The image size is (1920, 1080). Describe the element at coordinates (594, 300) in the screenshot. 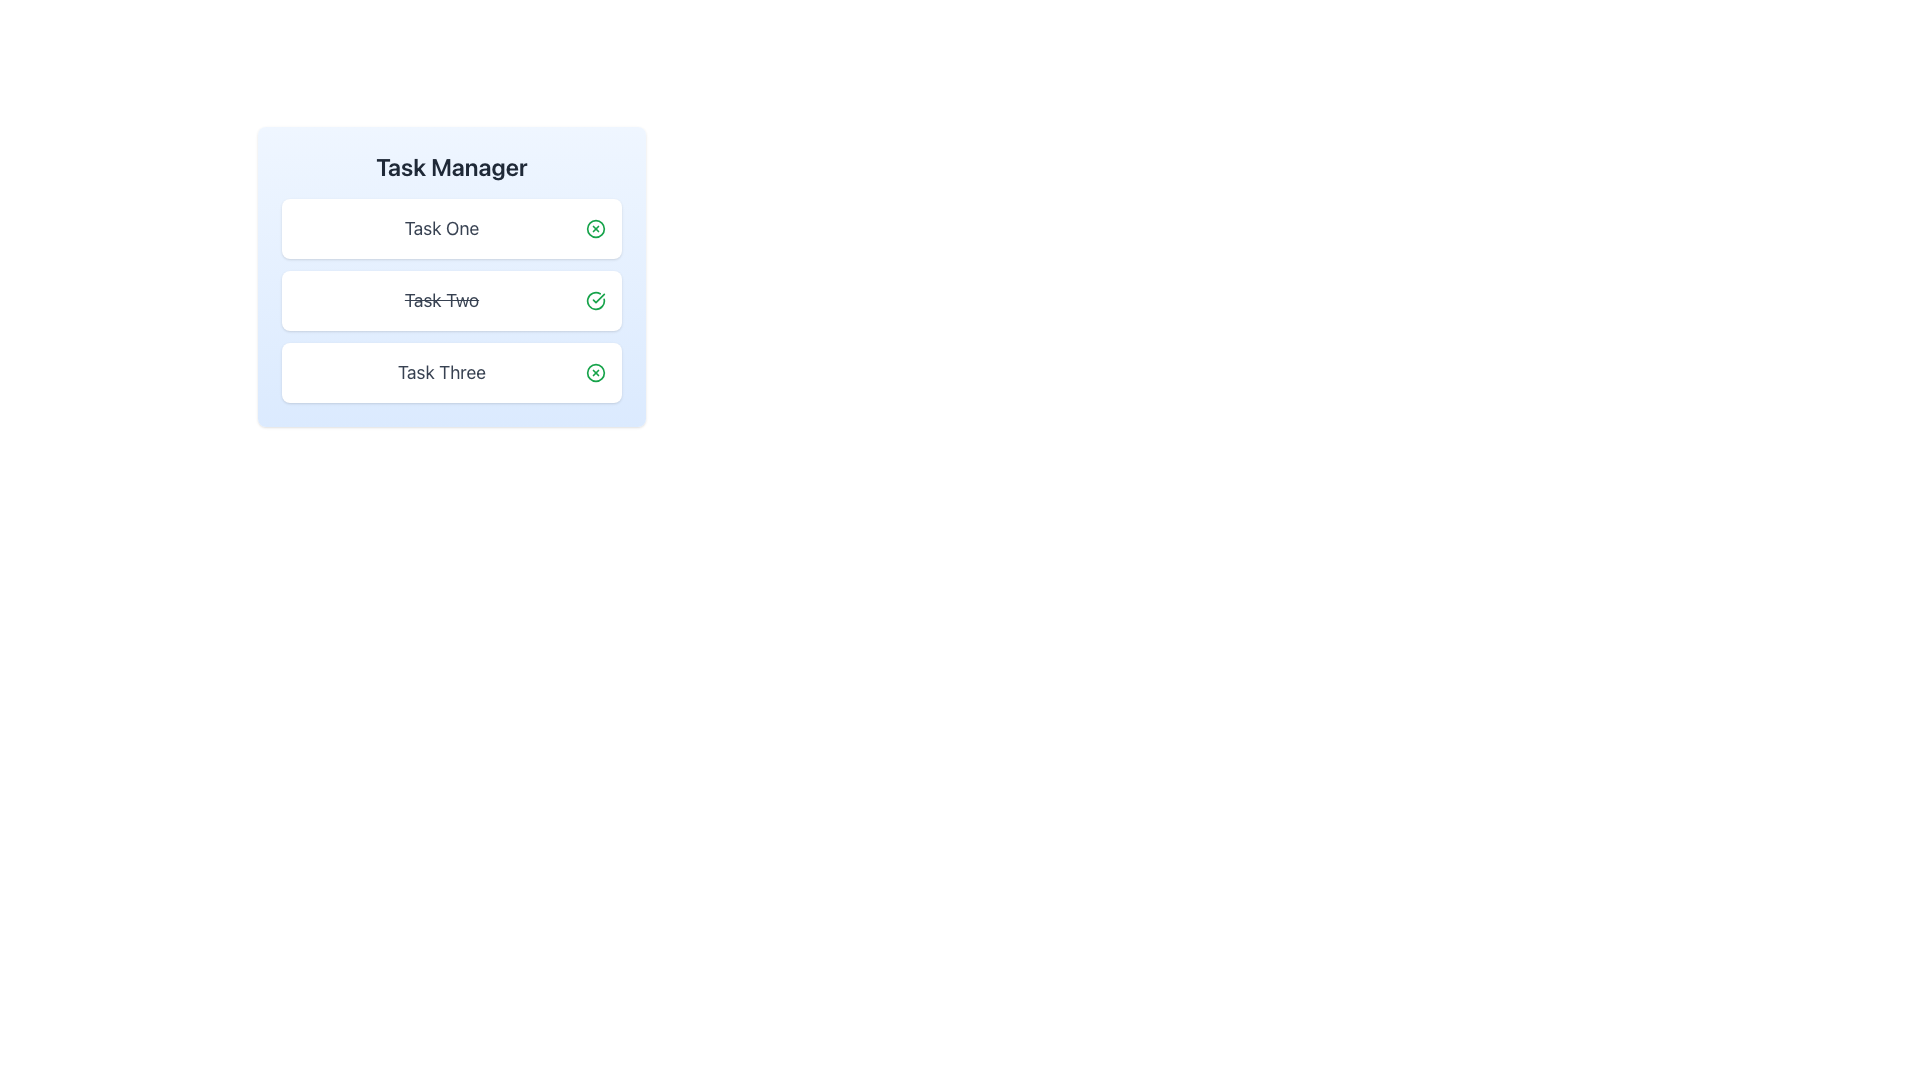

I see `the second icon button from the top in the list of task items` at that location.